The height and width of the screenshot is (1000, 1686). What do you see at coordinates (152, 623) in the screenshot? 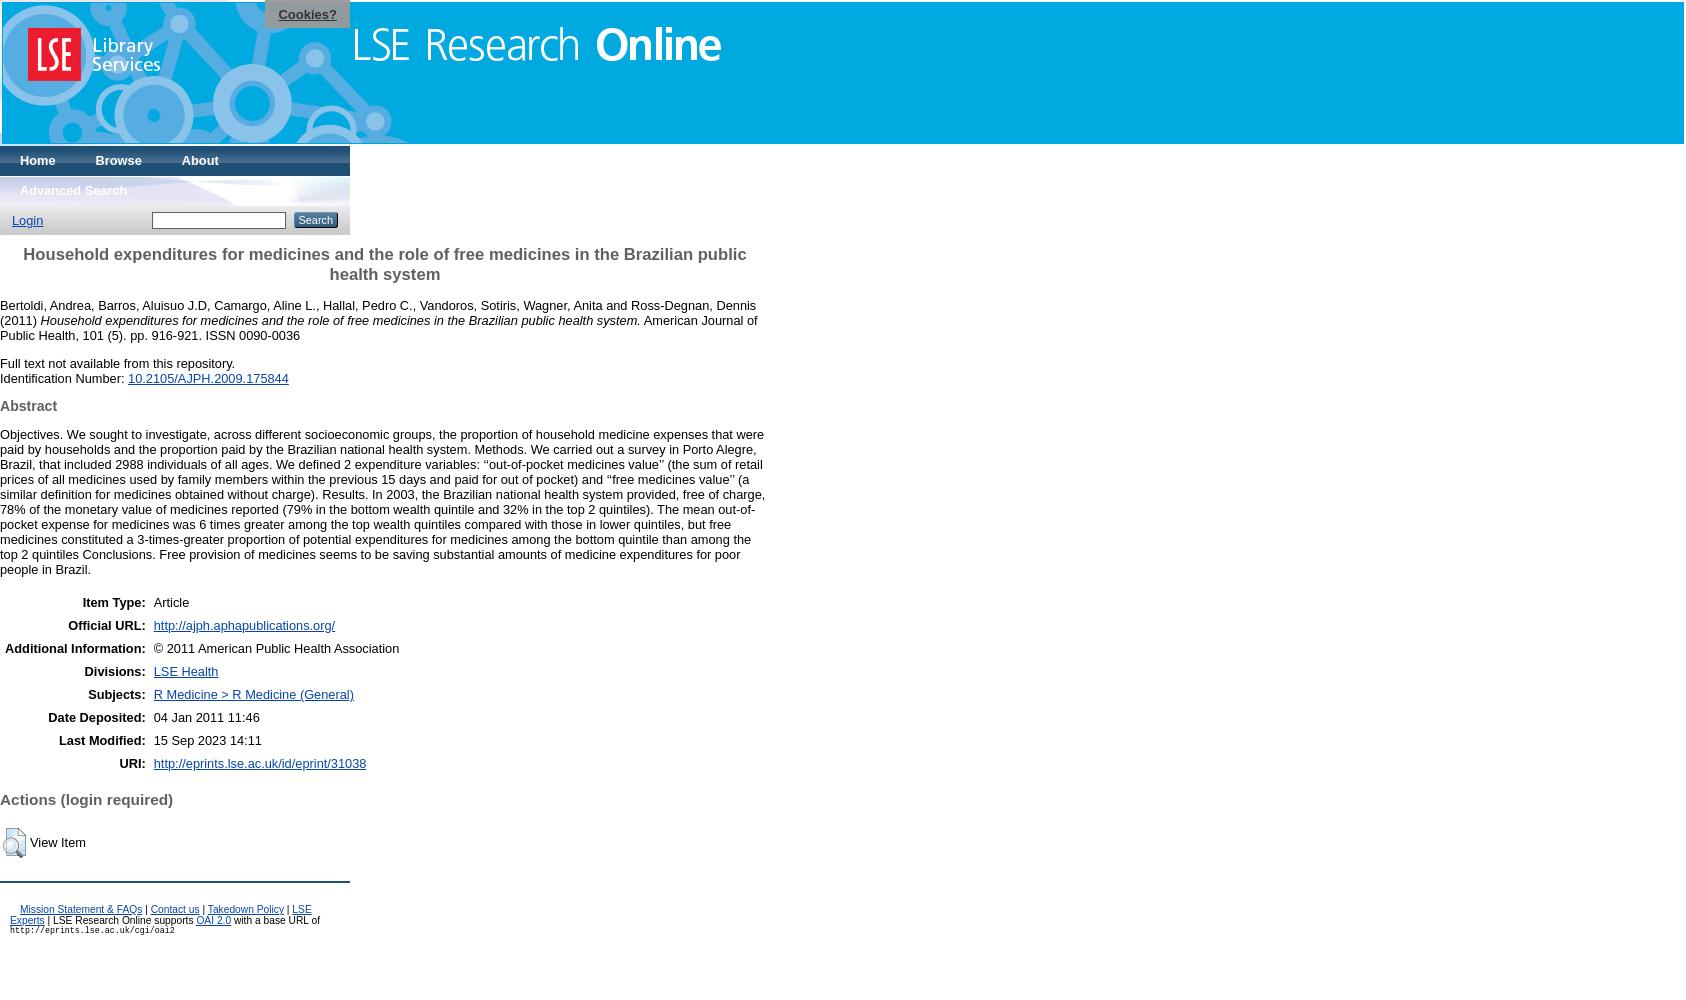
I see `'http://ajph.aphapublications.org/'` at bounding box center [152, 623].